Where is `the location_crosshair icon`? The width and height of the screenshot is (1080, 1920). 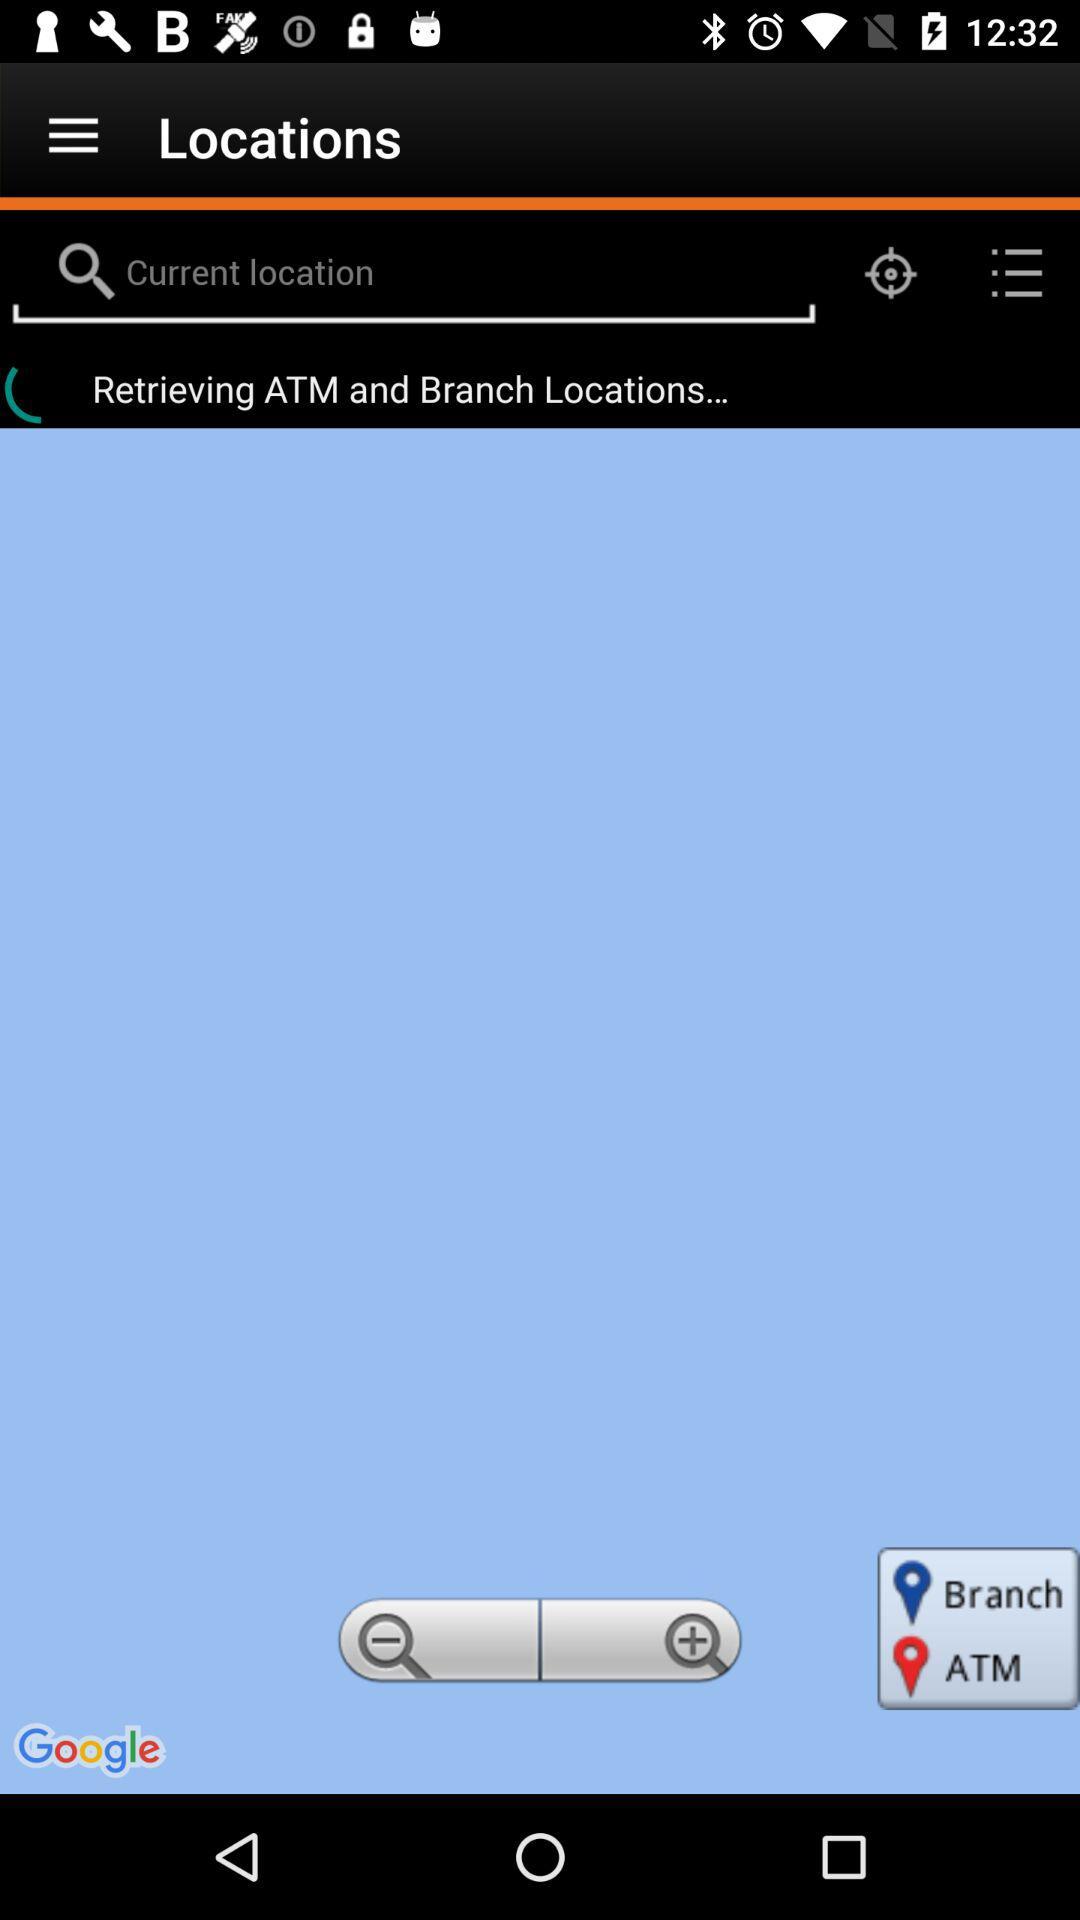 the location_crosshair icon is located at coordinates (890, 272).